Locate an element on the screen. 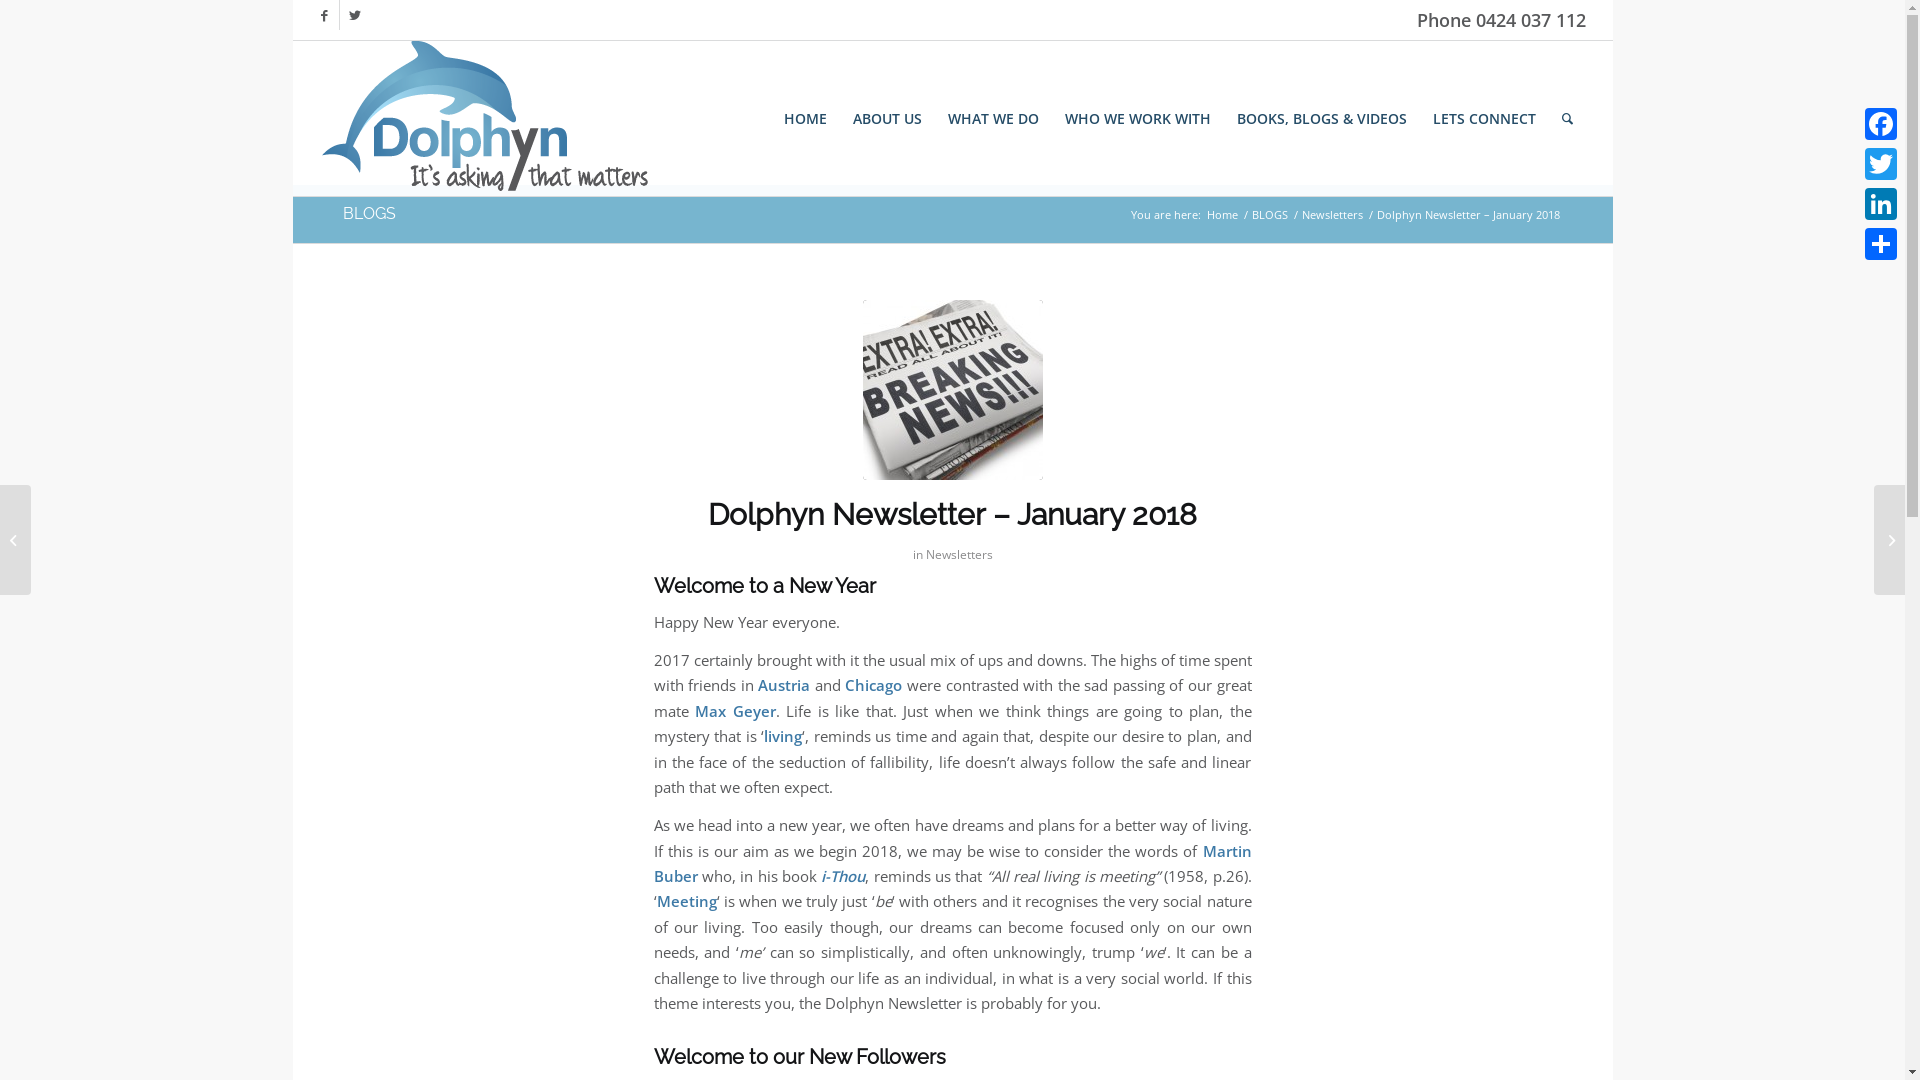  'BLOGS' is located at coordinates (368, 213).